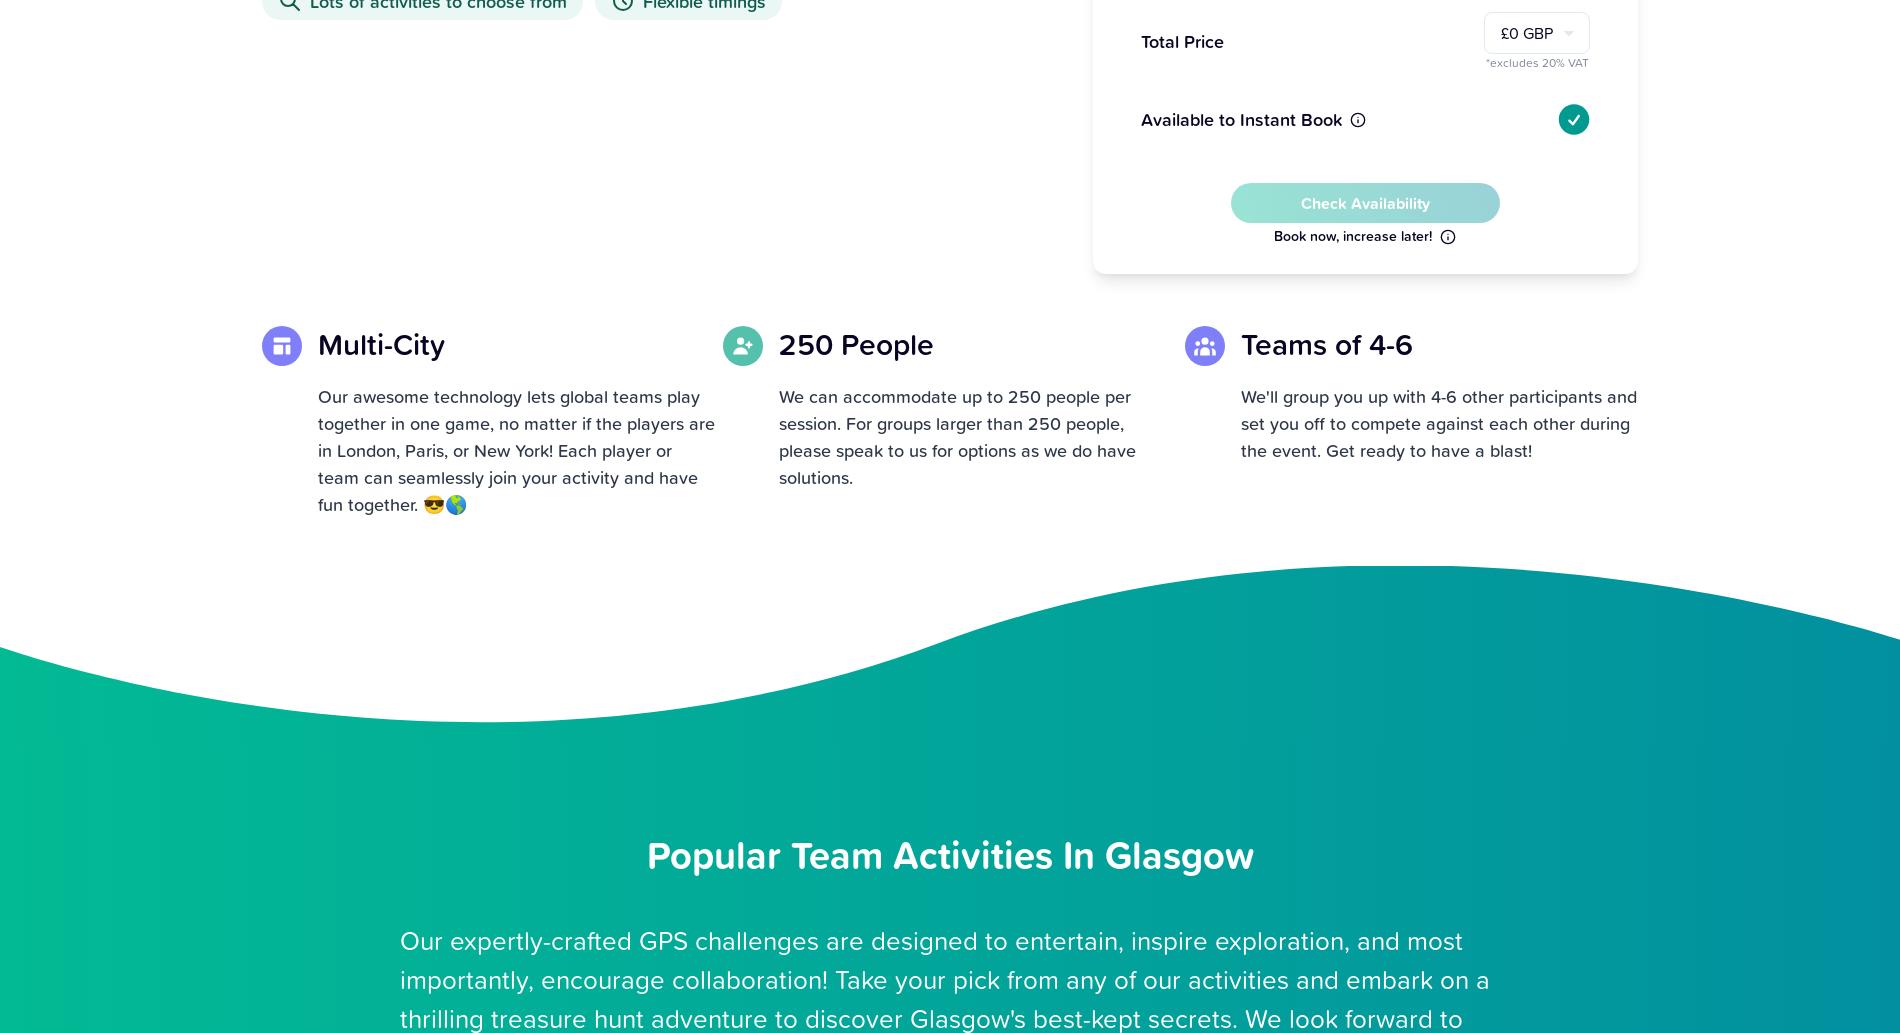 Image resolution: width=1900 pixels, height=1033 pixels. What do you see at coordinates (1140, 41) in the screenshot?
I see `'Total Price'` at bounding box center [1140, 41].